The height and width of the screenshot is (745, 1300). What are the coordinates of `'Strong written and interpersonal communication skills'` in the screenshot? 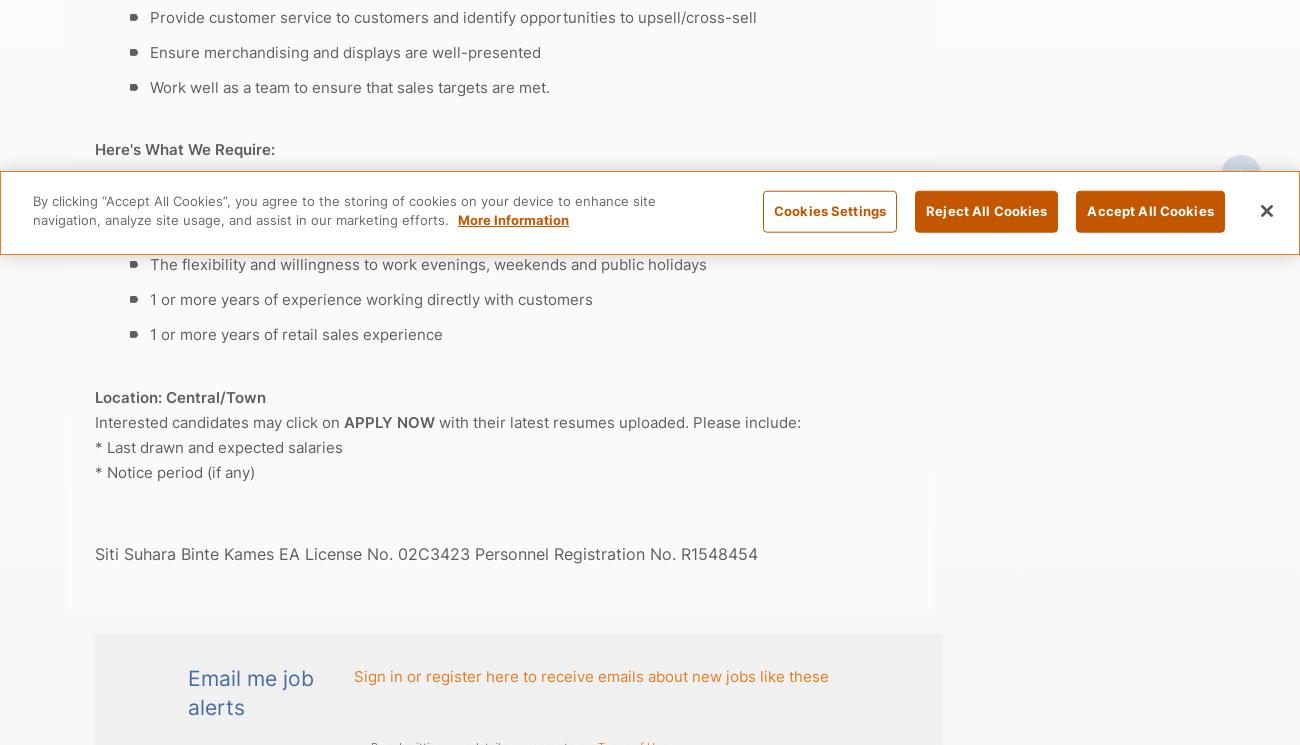 It's located at (340, 229).